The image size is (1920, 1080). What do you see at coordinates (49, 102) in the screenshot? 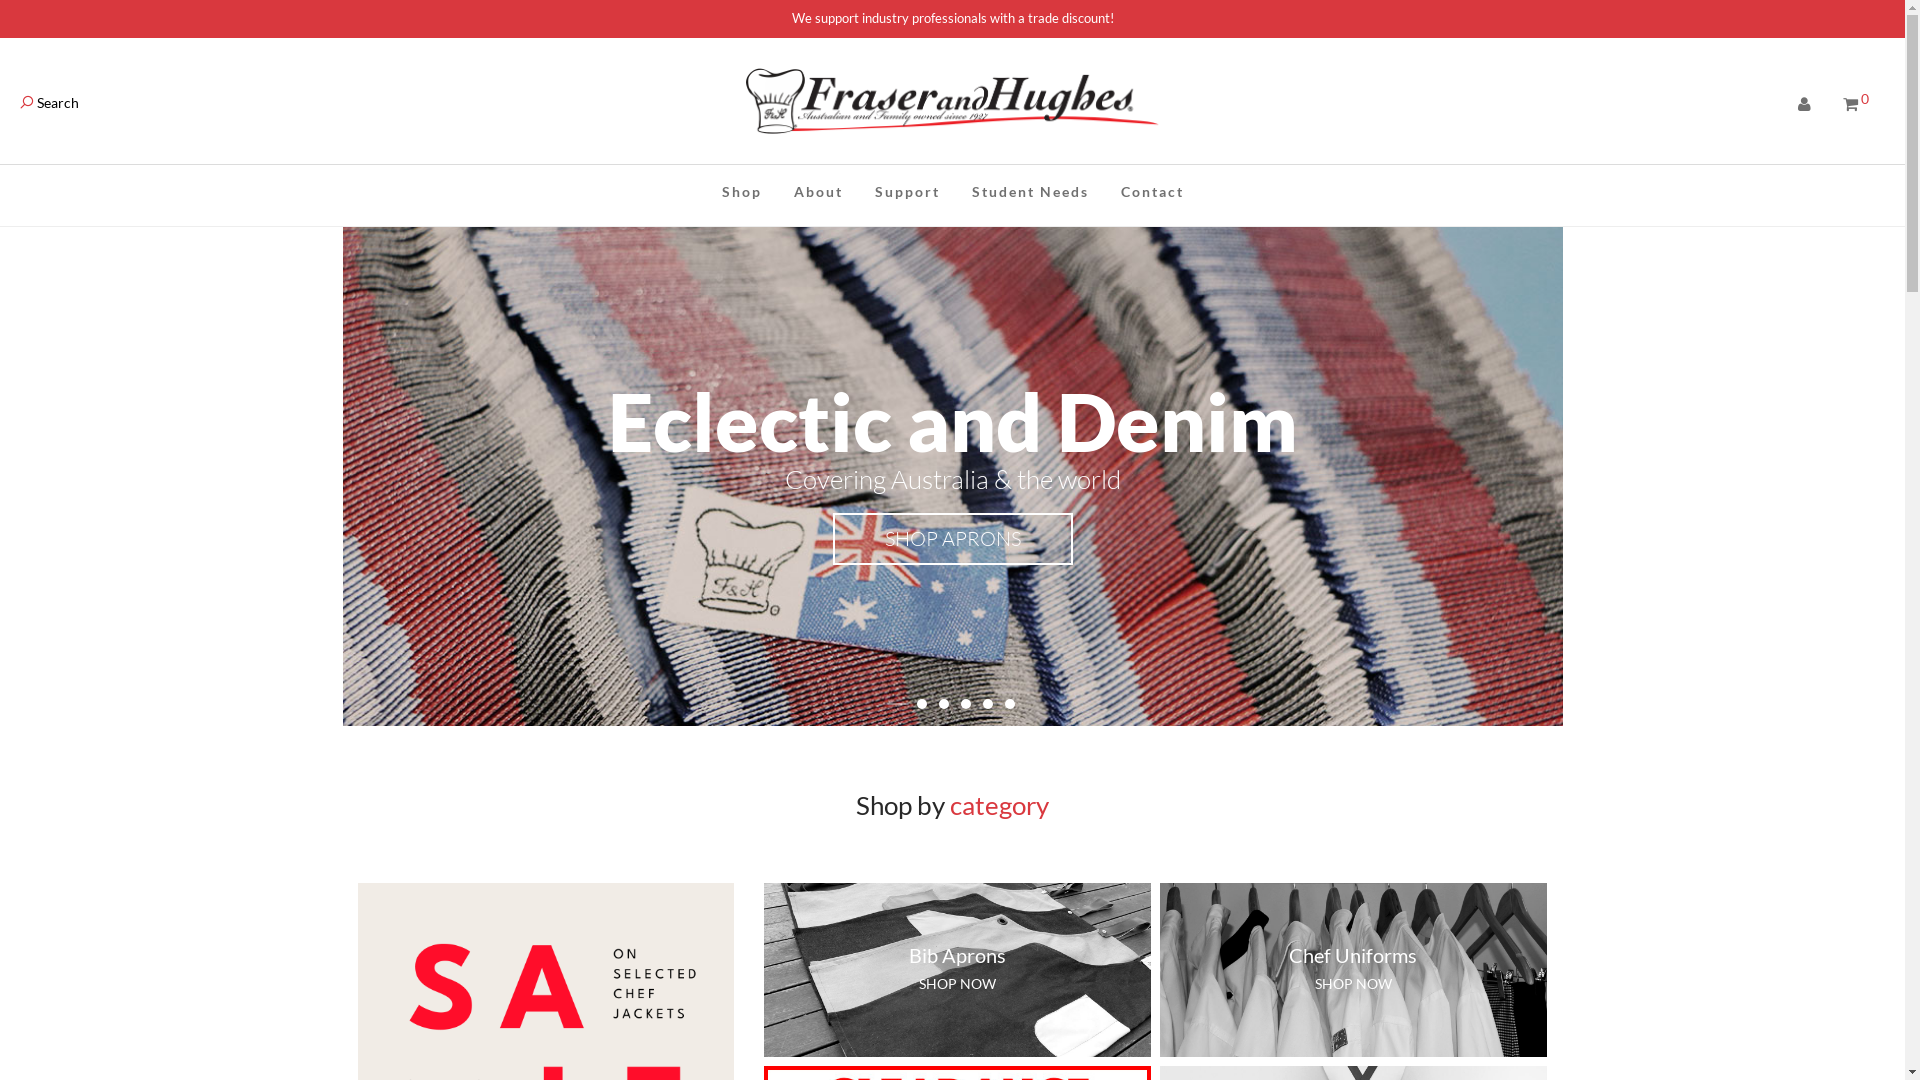
I see `'Search'` at bounding box center [49, 102].